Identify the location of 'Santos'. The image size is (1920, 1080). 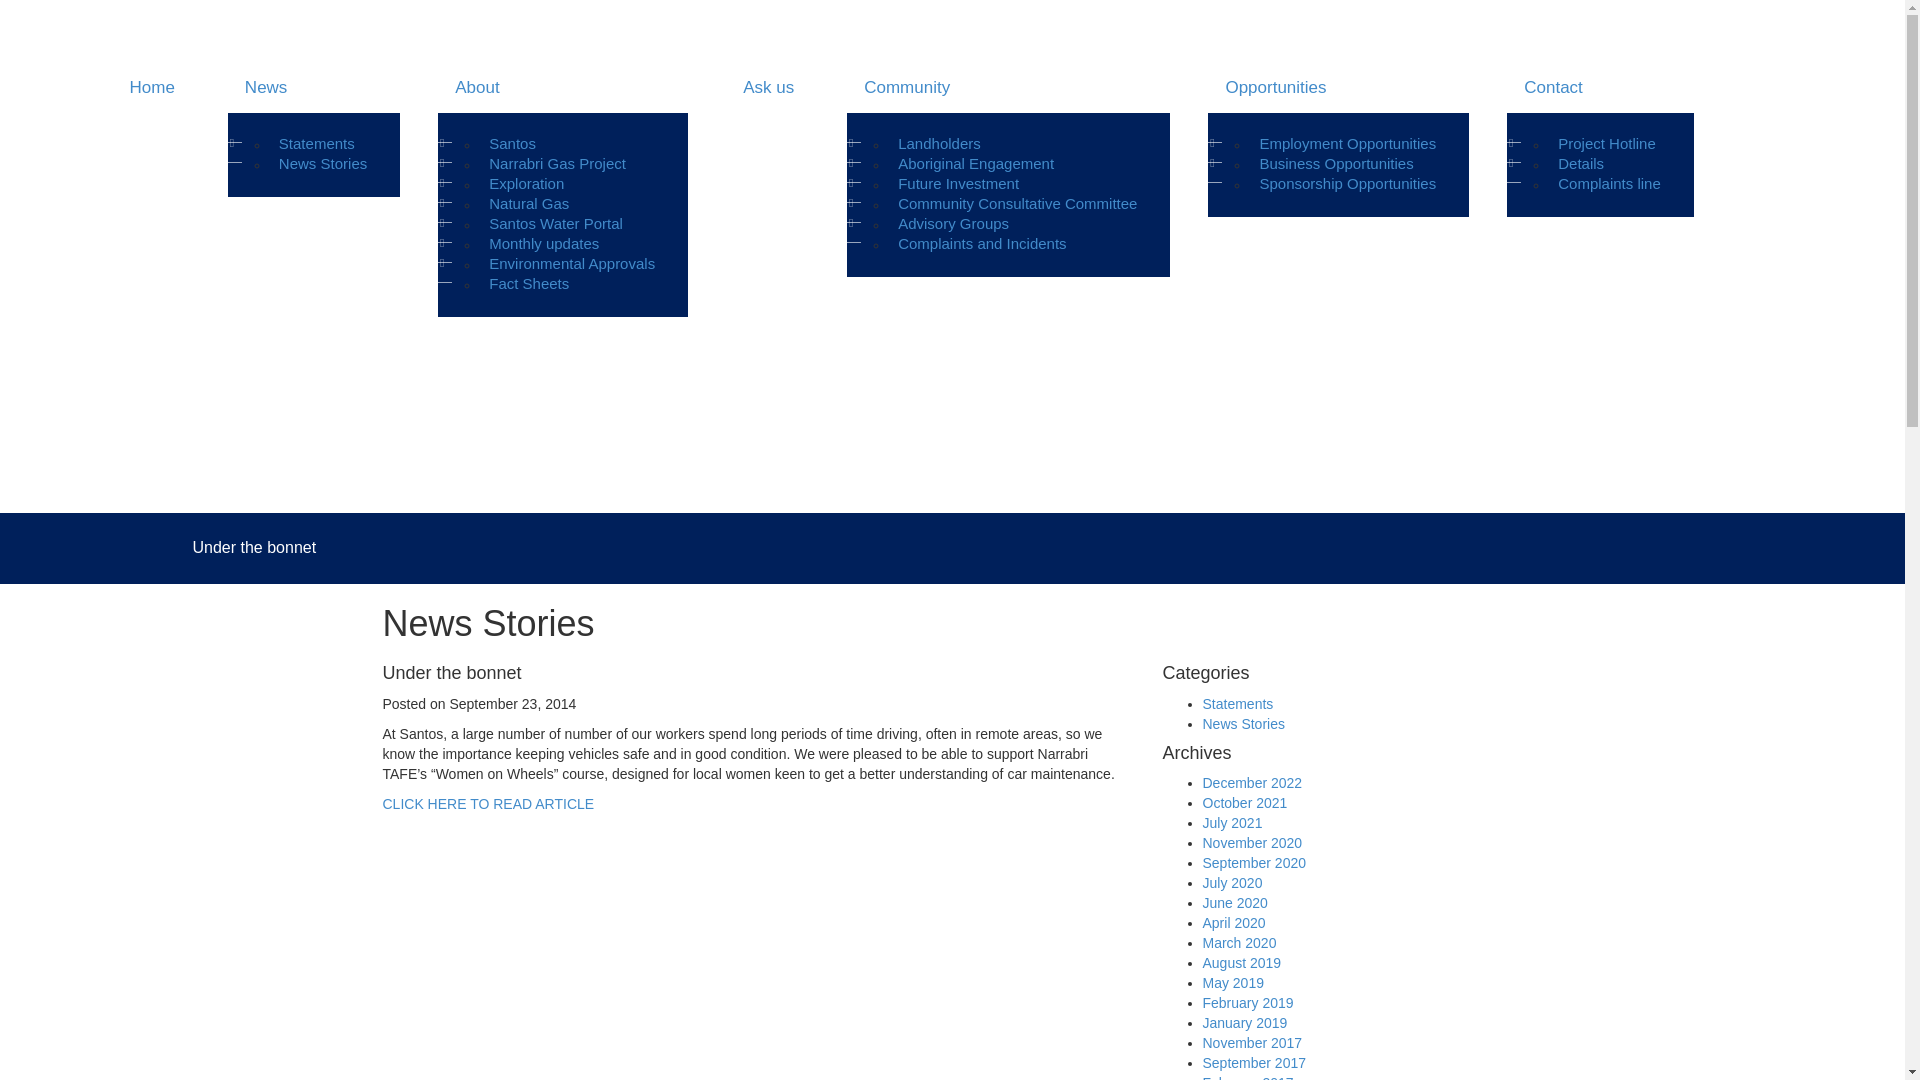
(512, 142).